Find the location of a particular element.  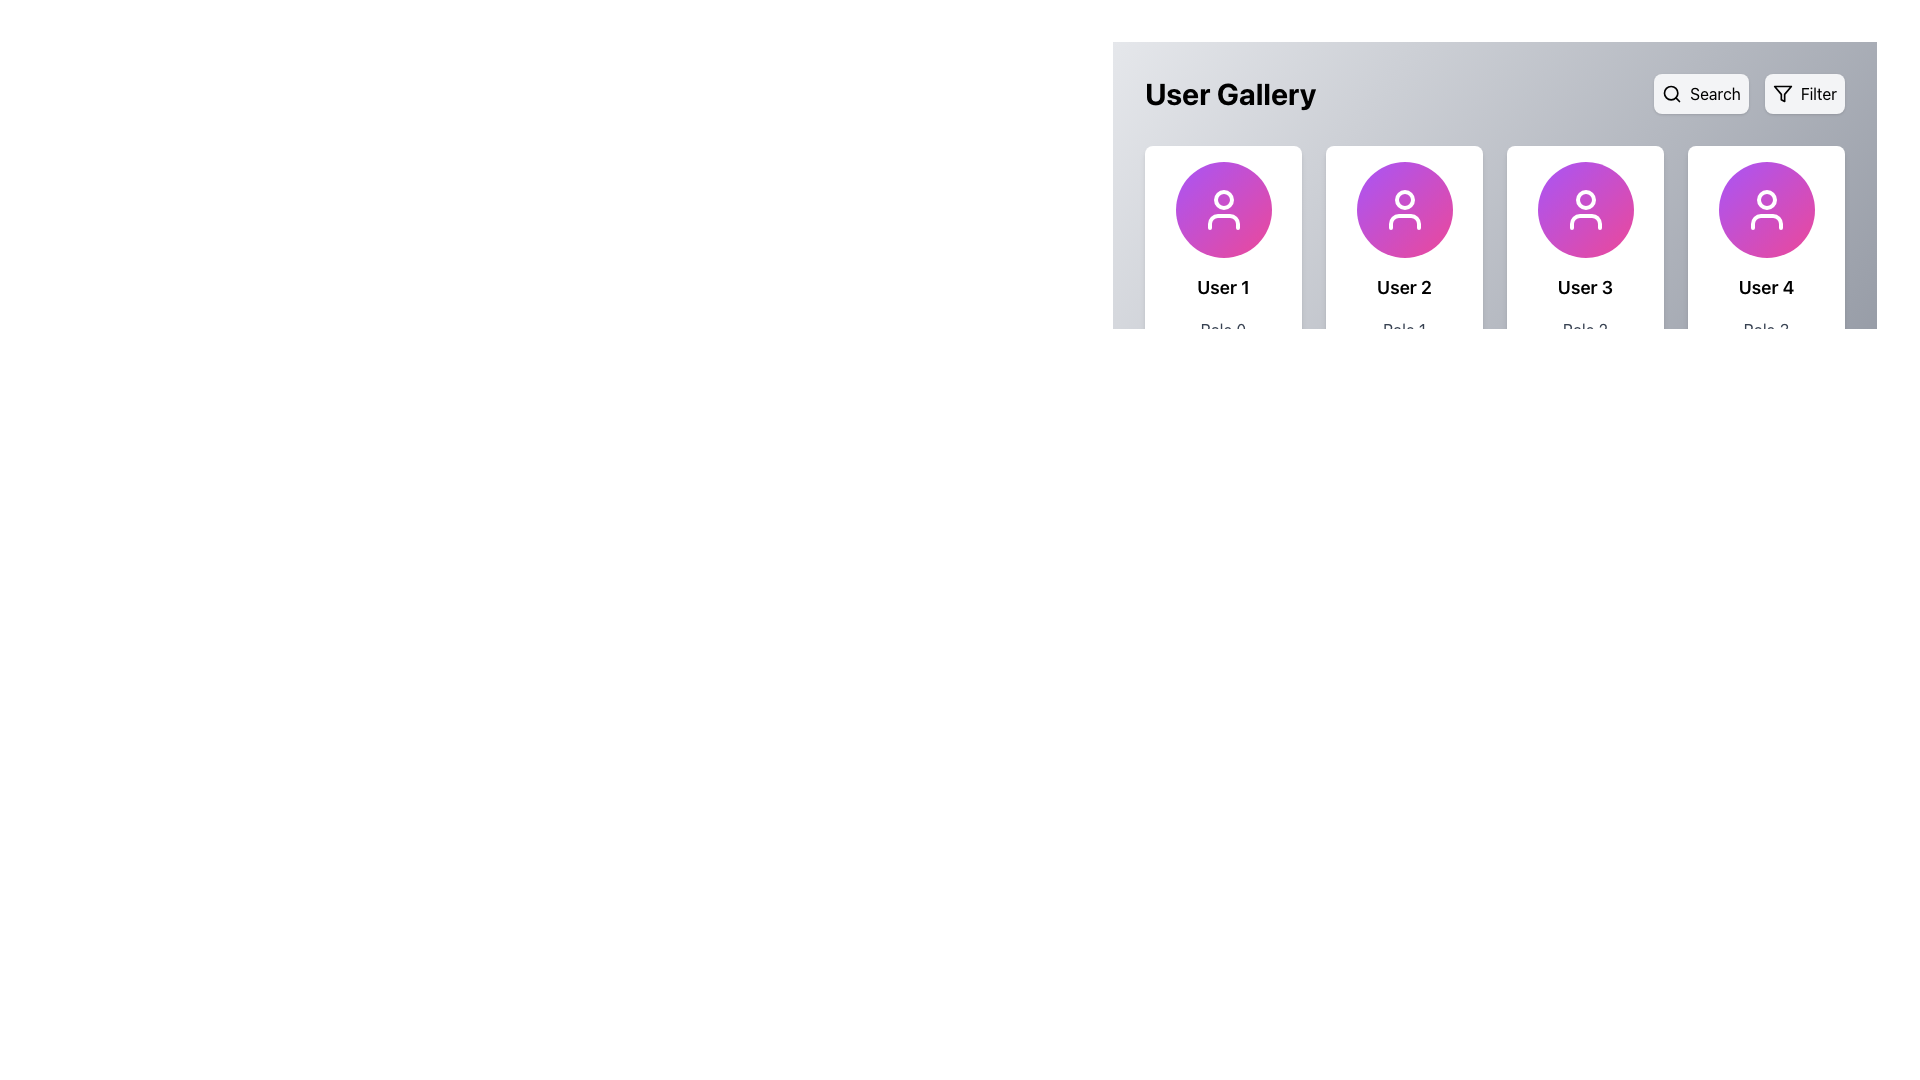

the text label displaying 'Role 3' in the fourth card of the User Gallery, which is positioned below 'User 4' and above the 'View Profile' button is located at coordinates (1766, 329).